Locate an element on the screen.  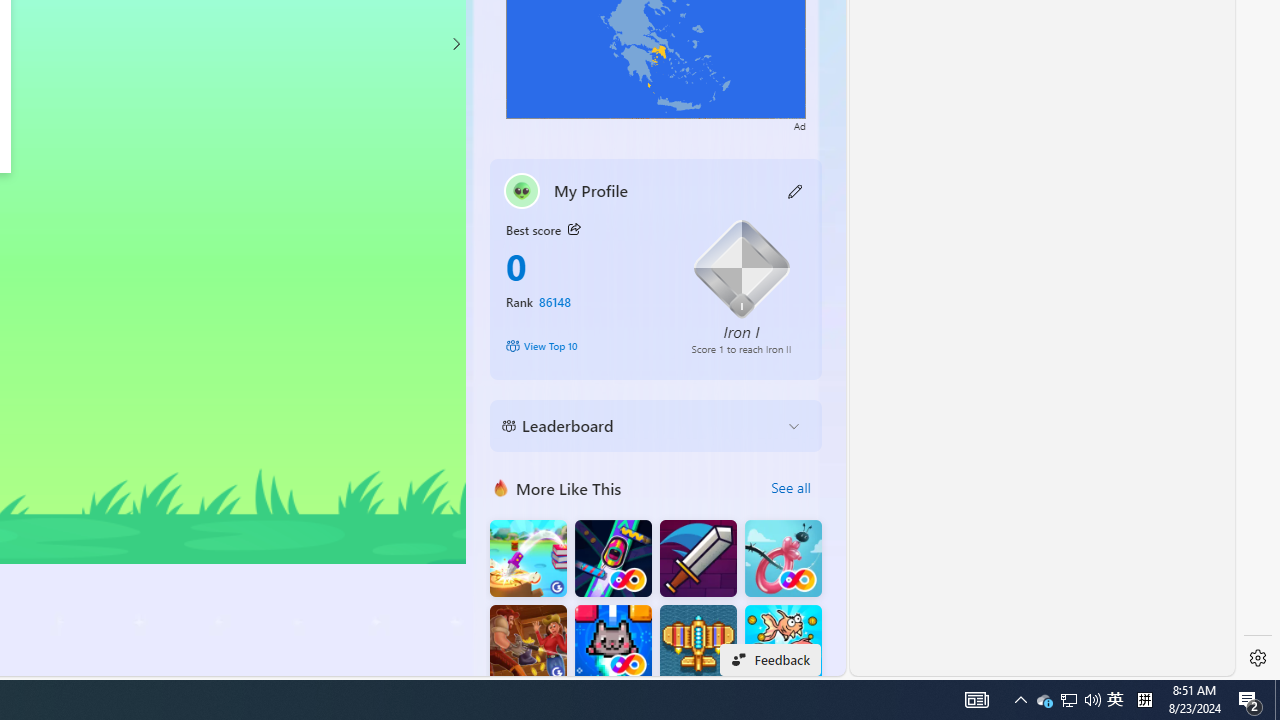
'Bumper Car FRVR' is located at coordinates (612, 558).